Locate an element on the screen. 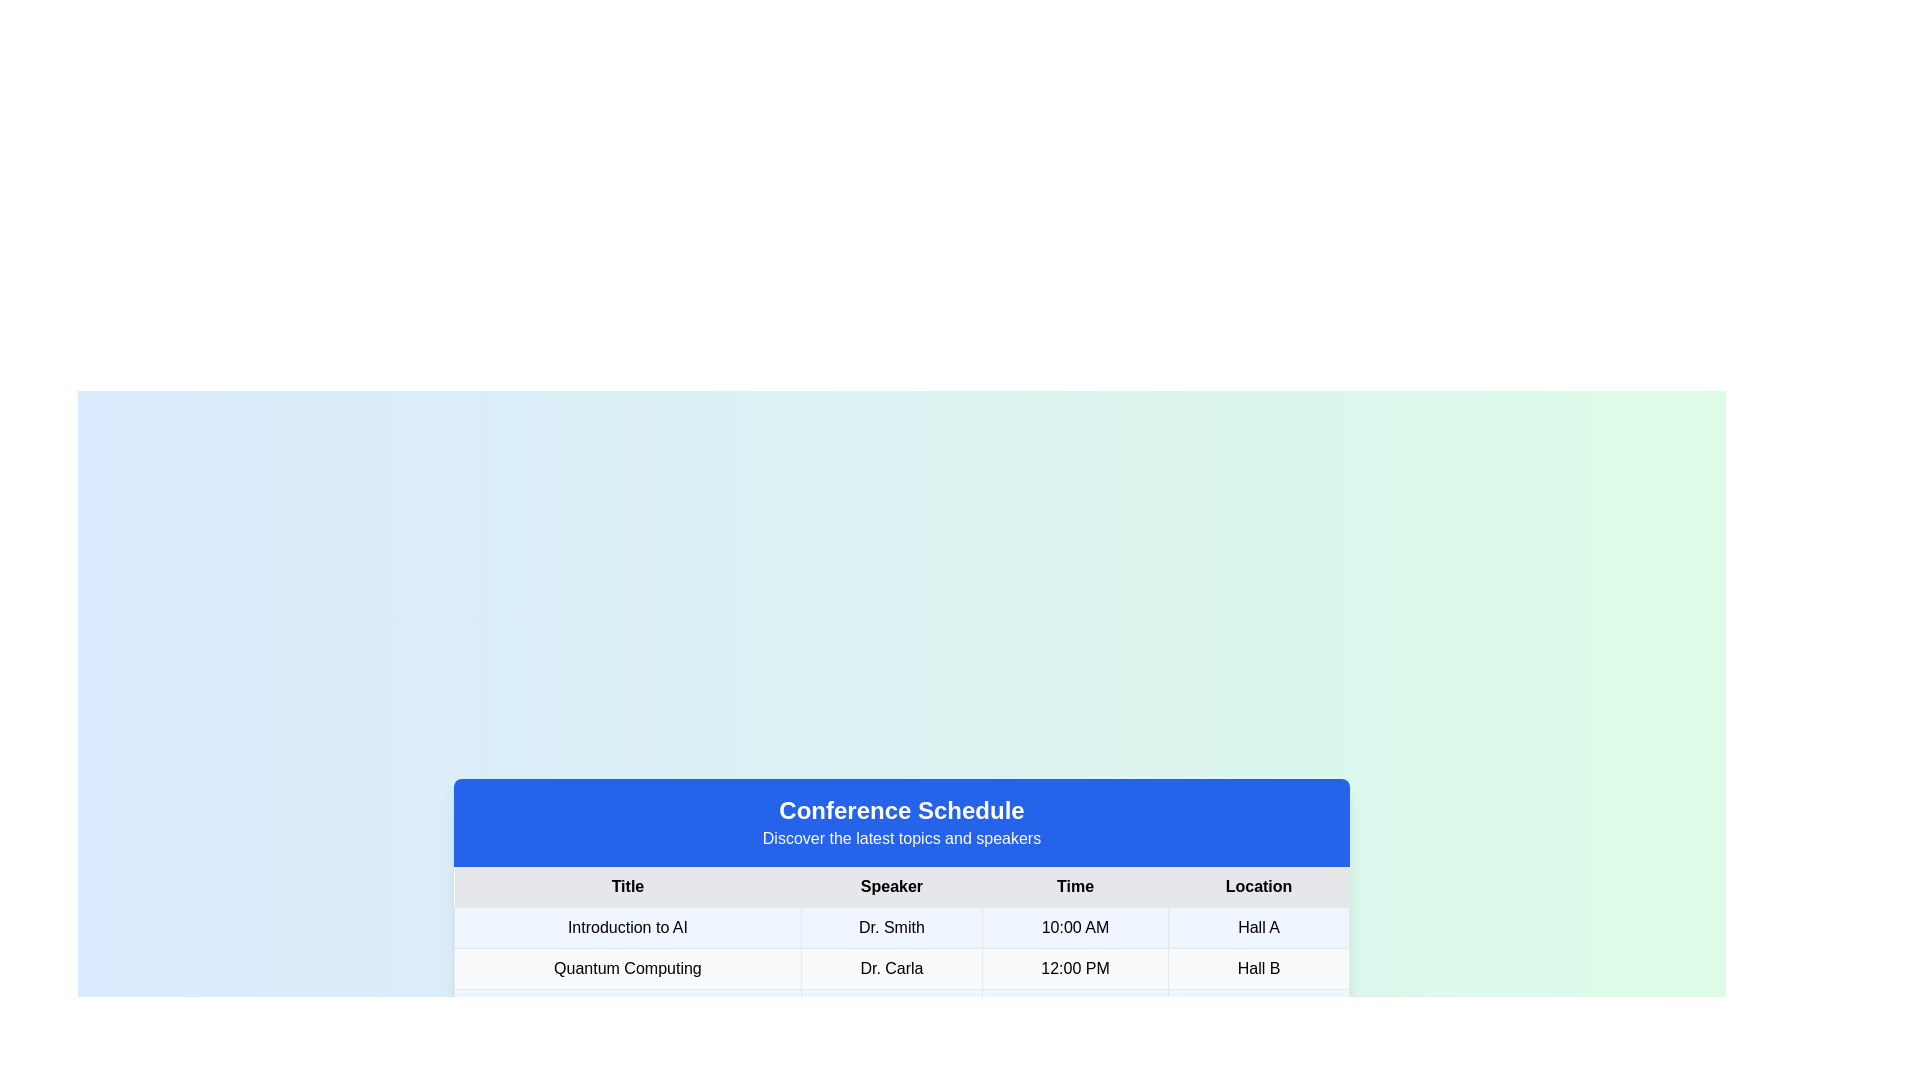  the text label displaying 'Quantum Computing', which is styled with black text on a white background and located in the second row under the 'Title' column of the conference schedule is located at coordinates (627, 967).